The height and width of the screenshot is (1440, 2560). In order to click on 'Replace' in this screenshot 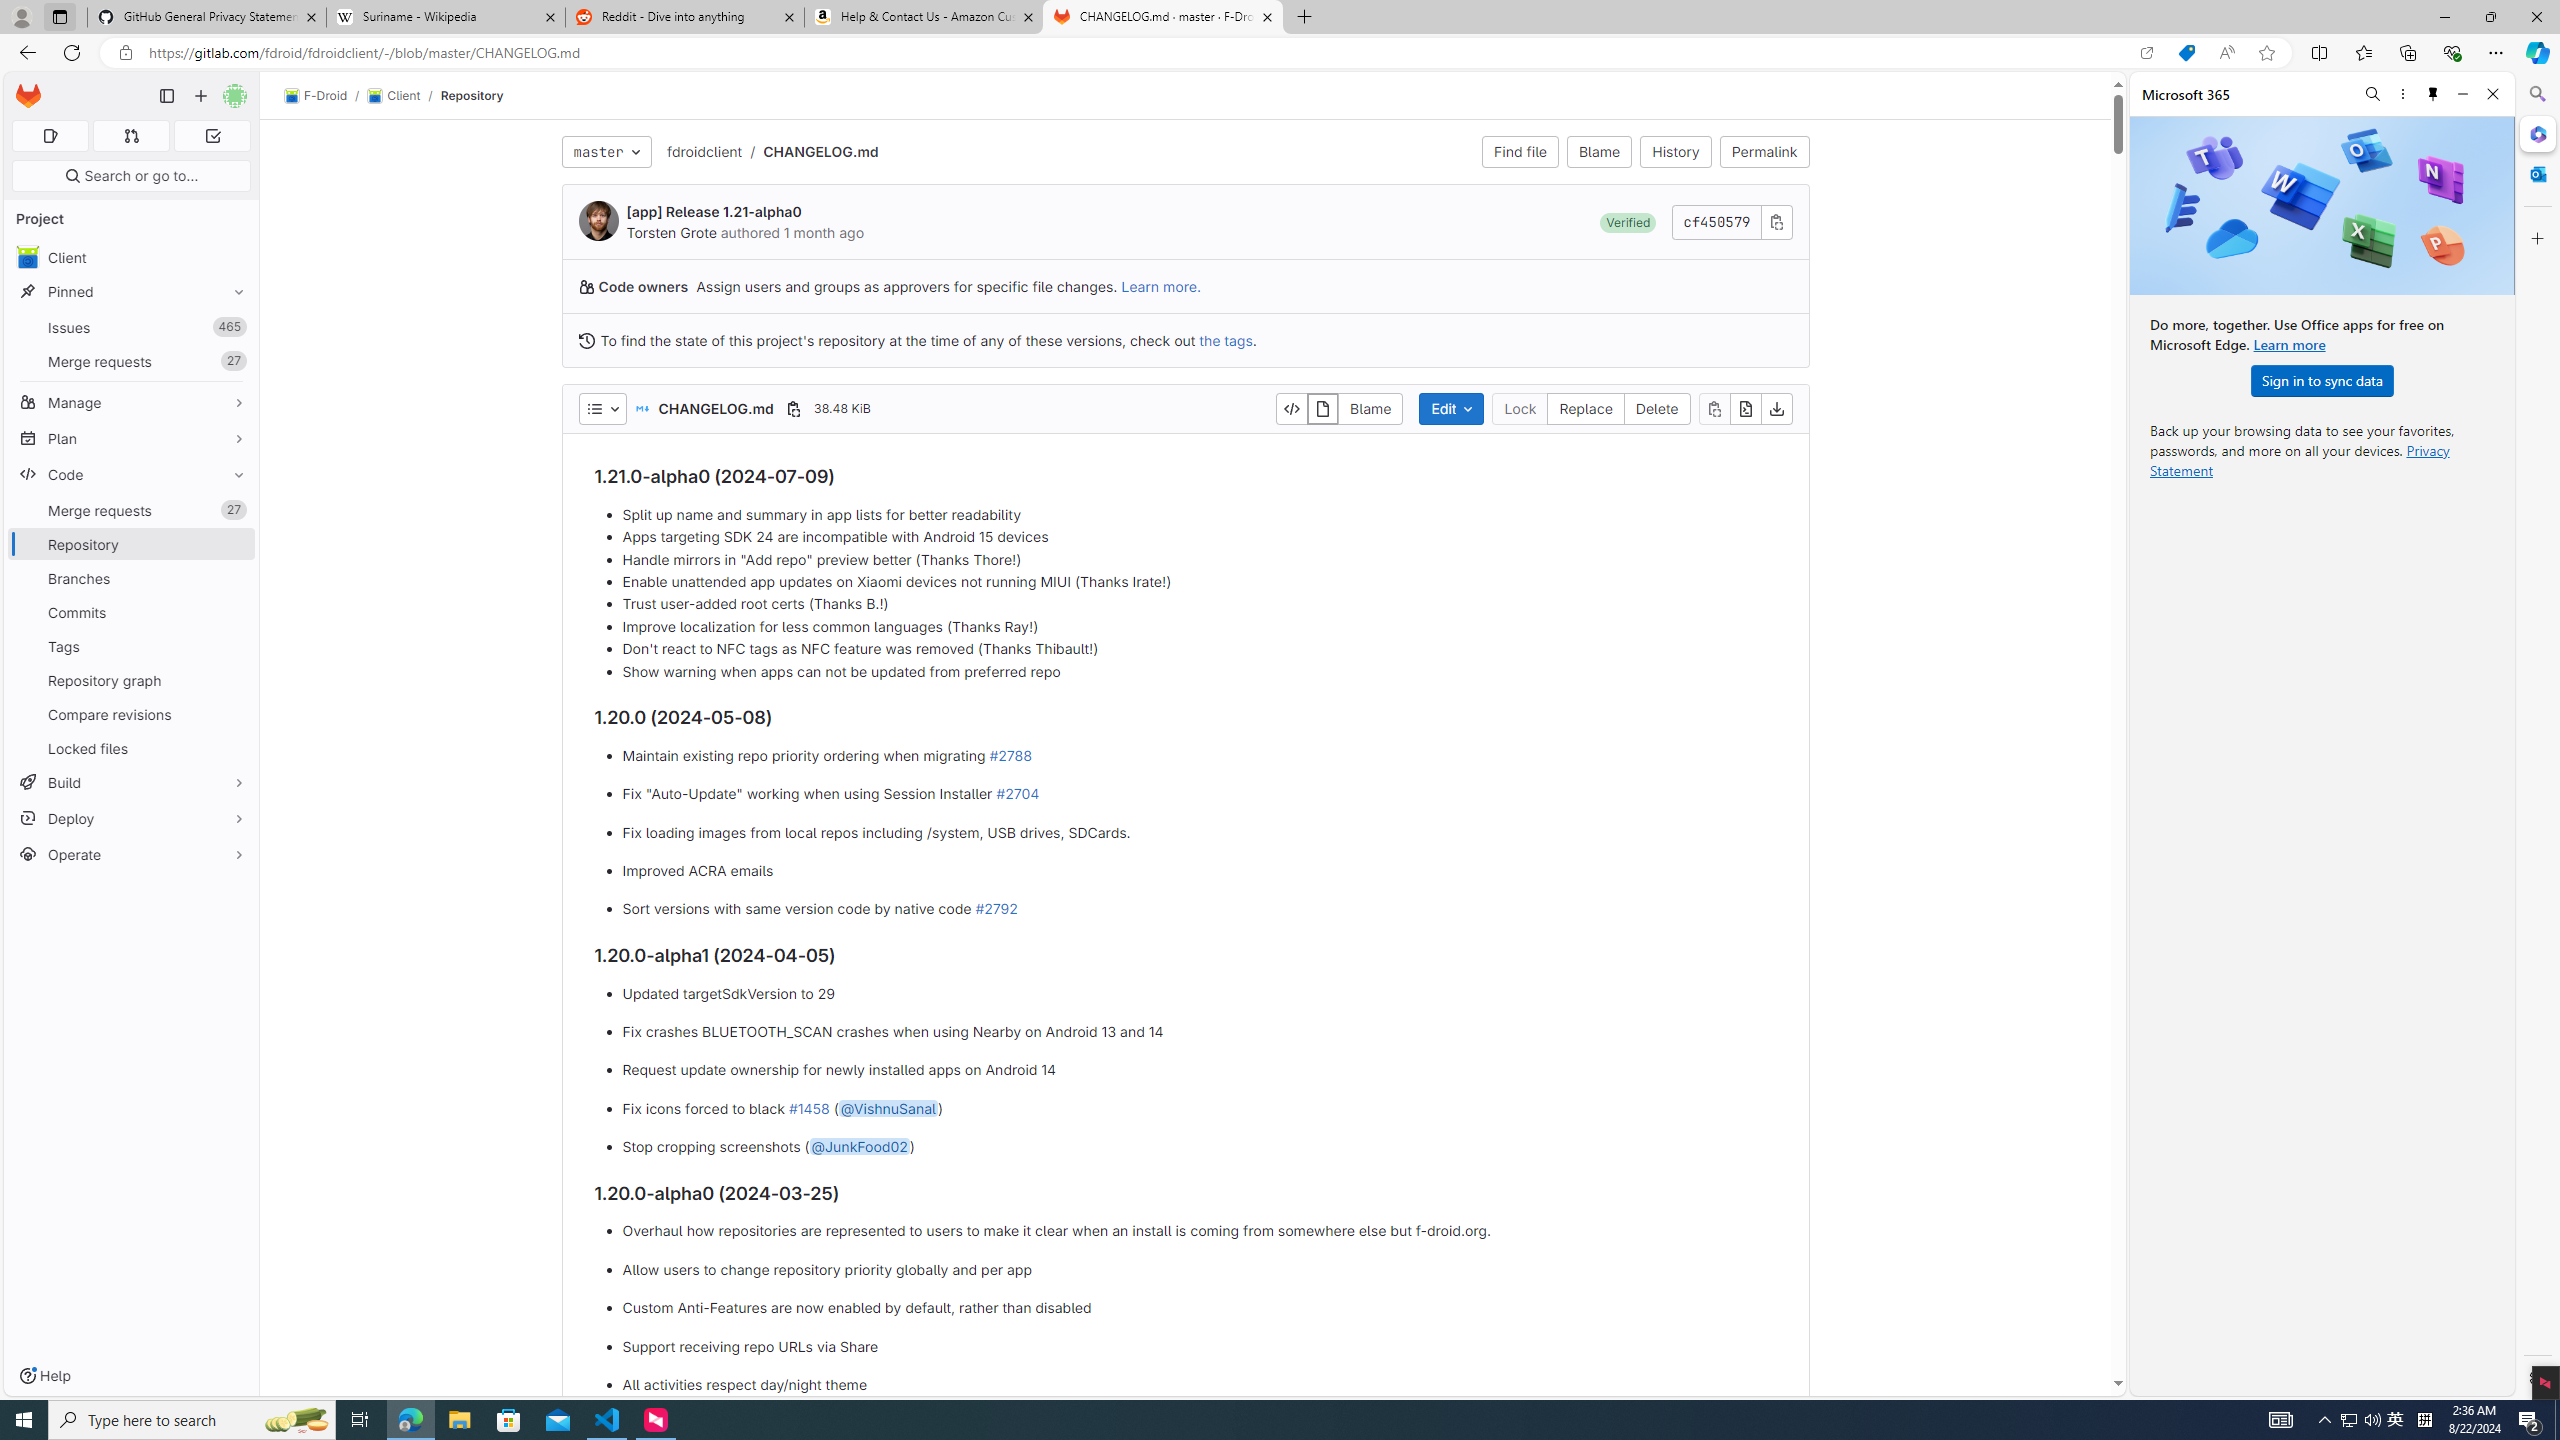, I will do `click(1585, 407)`.